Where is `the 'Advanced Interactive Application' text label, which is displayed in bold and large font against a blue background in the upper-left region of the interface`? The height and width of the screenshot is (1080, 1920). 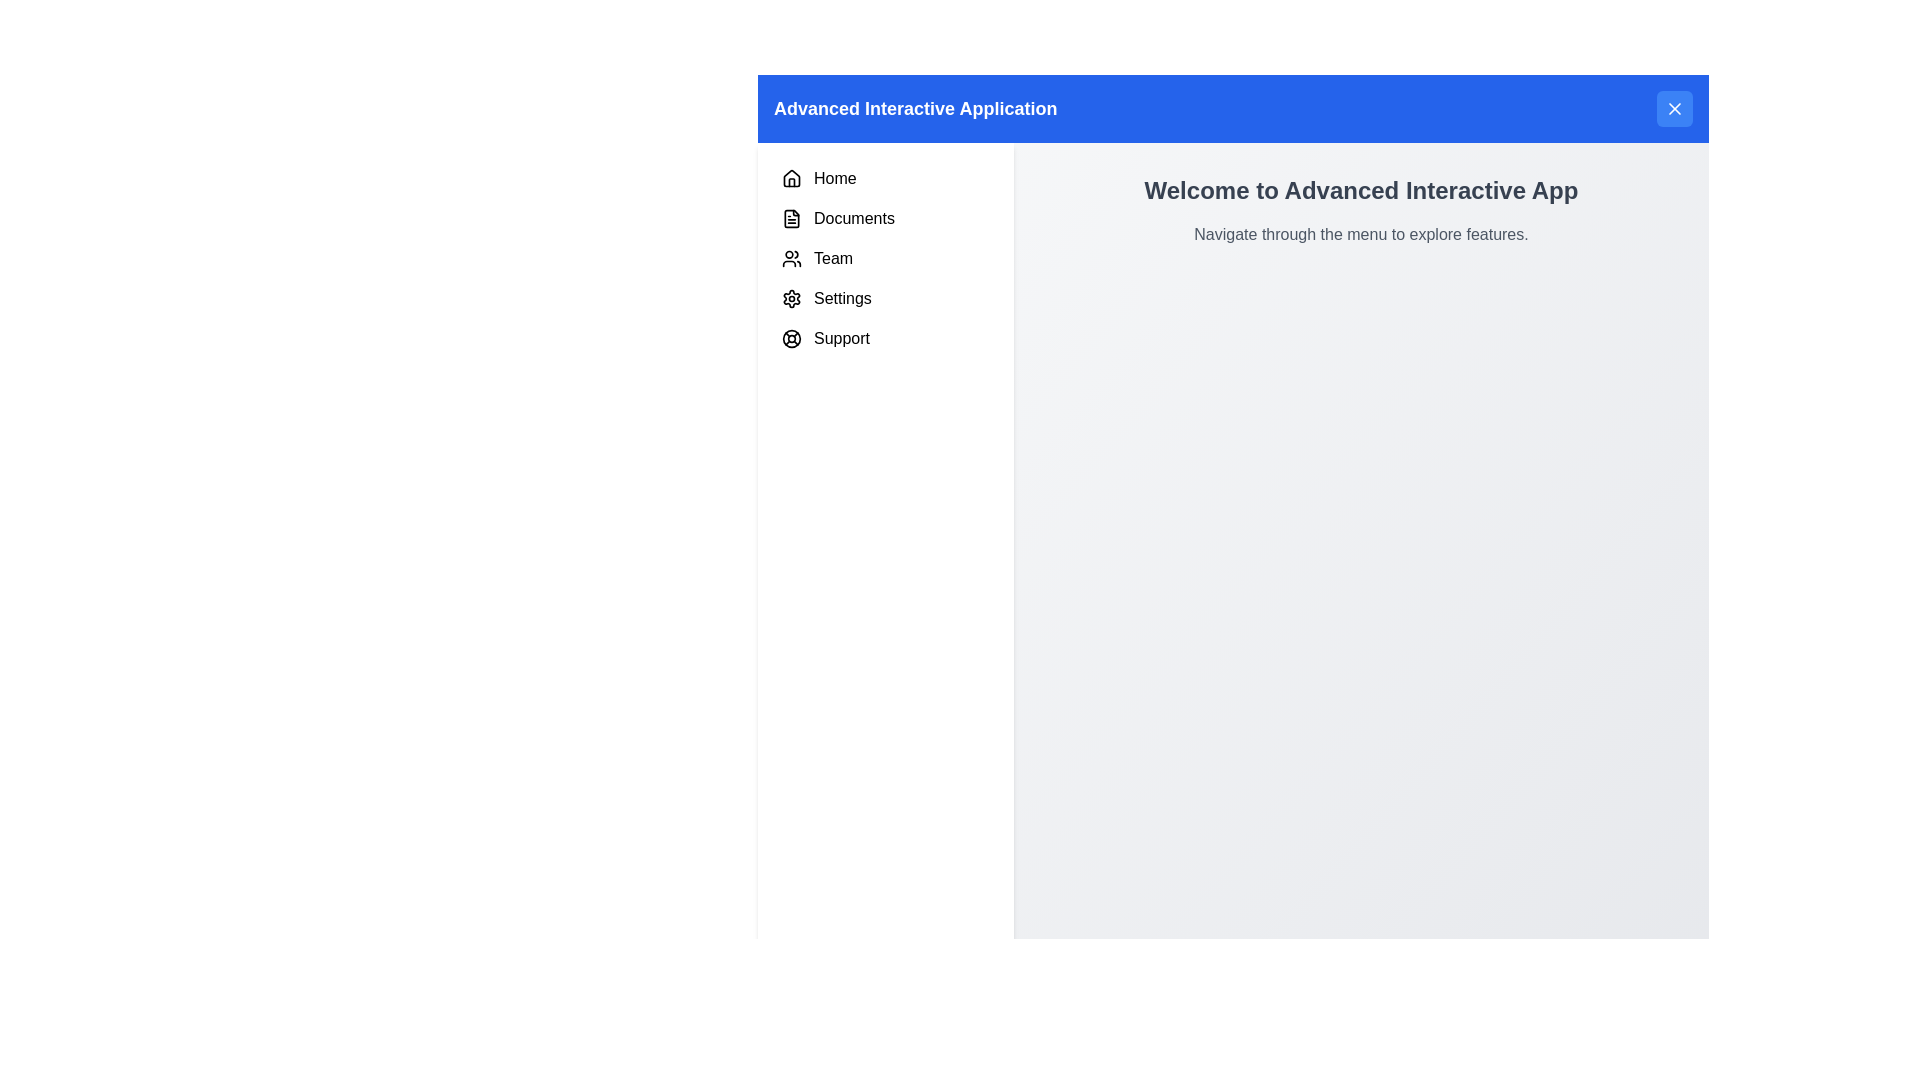
the 'Advanced Interactive Application' text label, which is displayed in bold and large font against a blue background in the upper-left region of the interface is located at coordinates (914, 108).